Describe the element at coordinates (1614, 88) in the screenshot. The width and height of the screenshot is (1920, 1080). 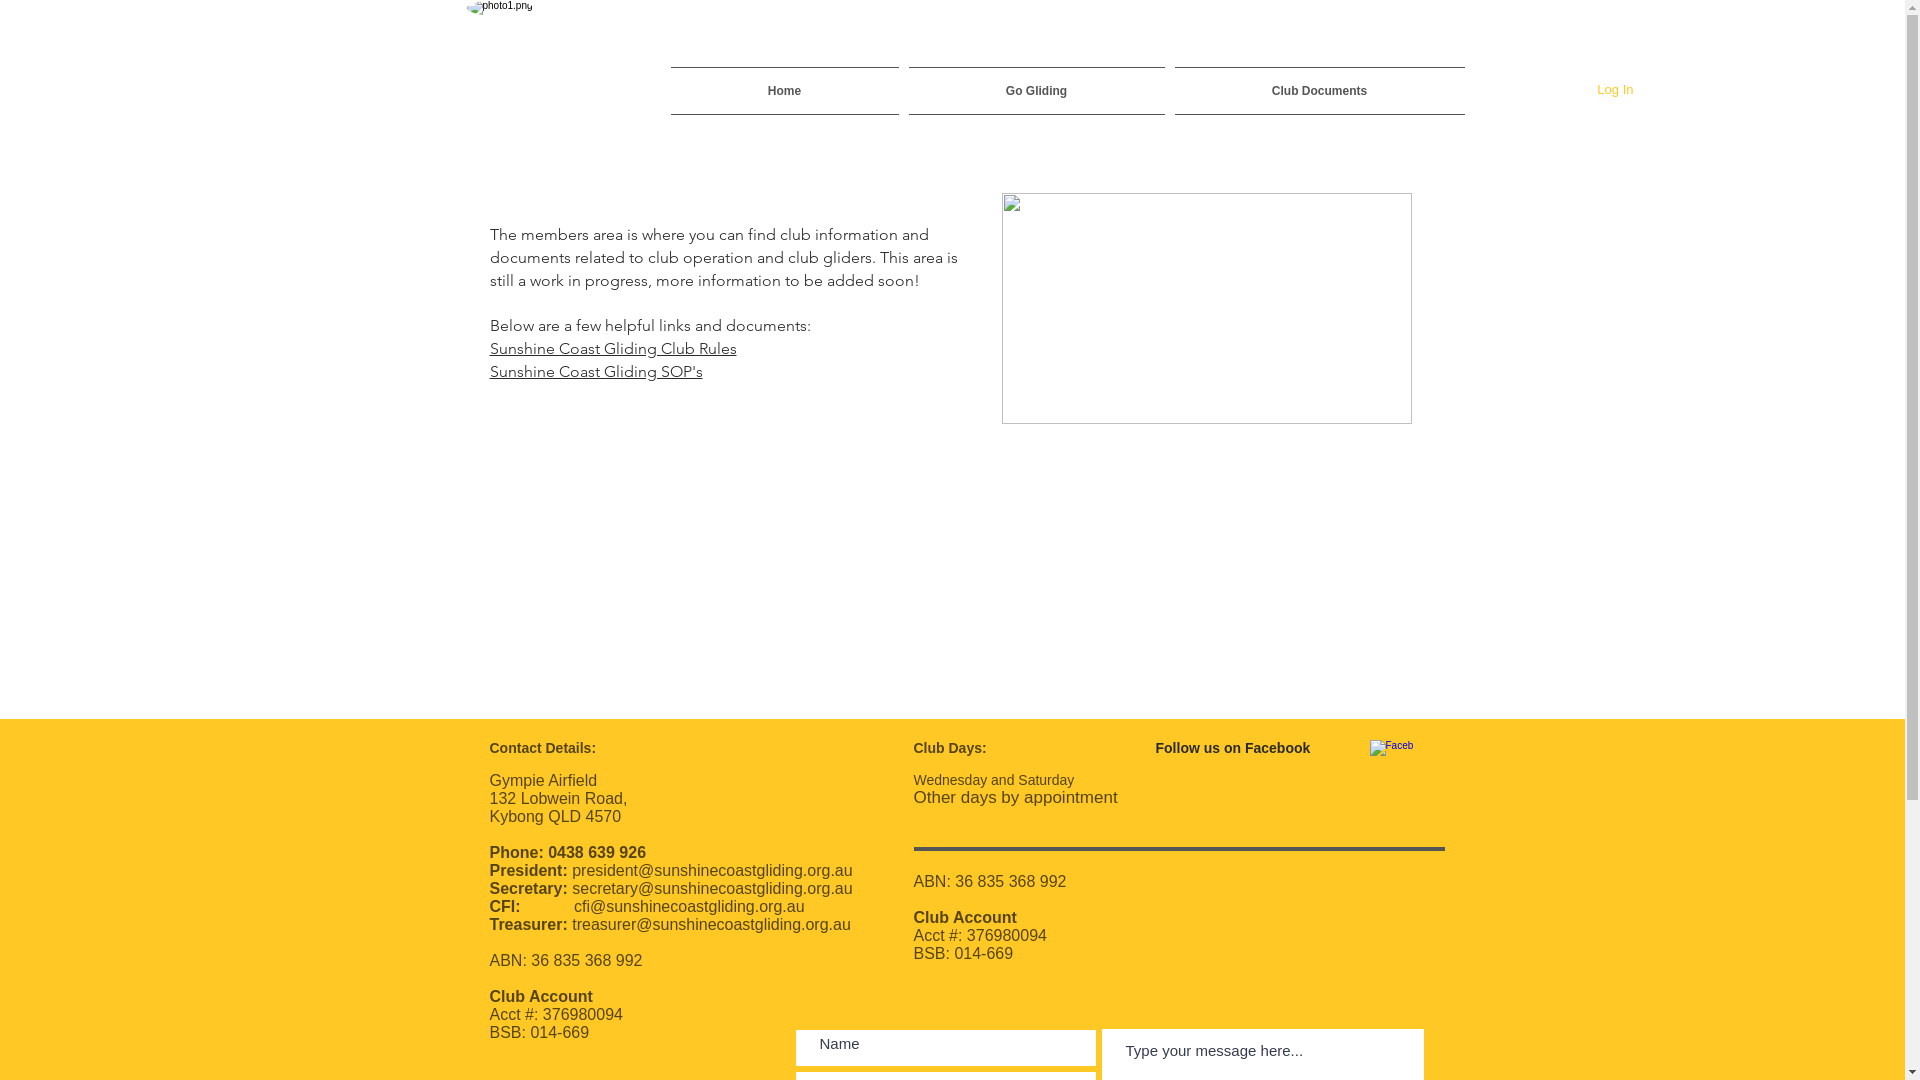
I see `'Log In'` at that location.